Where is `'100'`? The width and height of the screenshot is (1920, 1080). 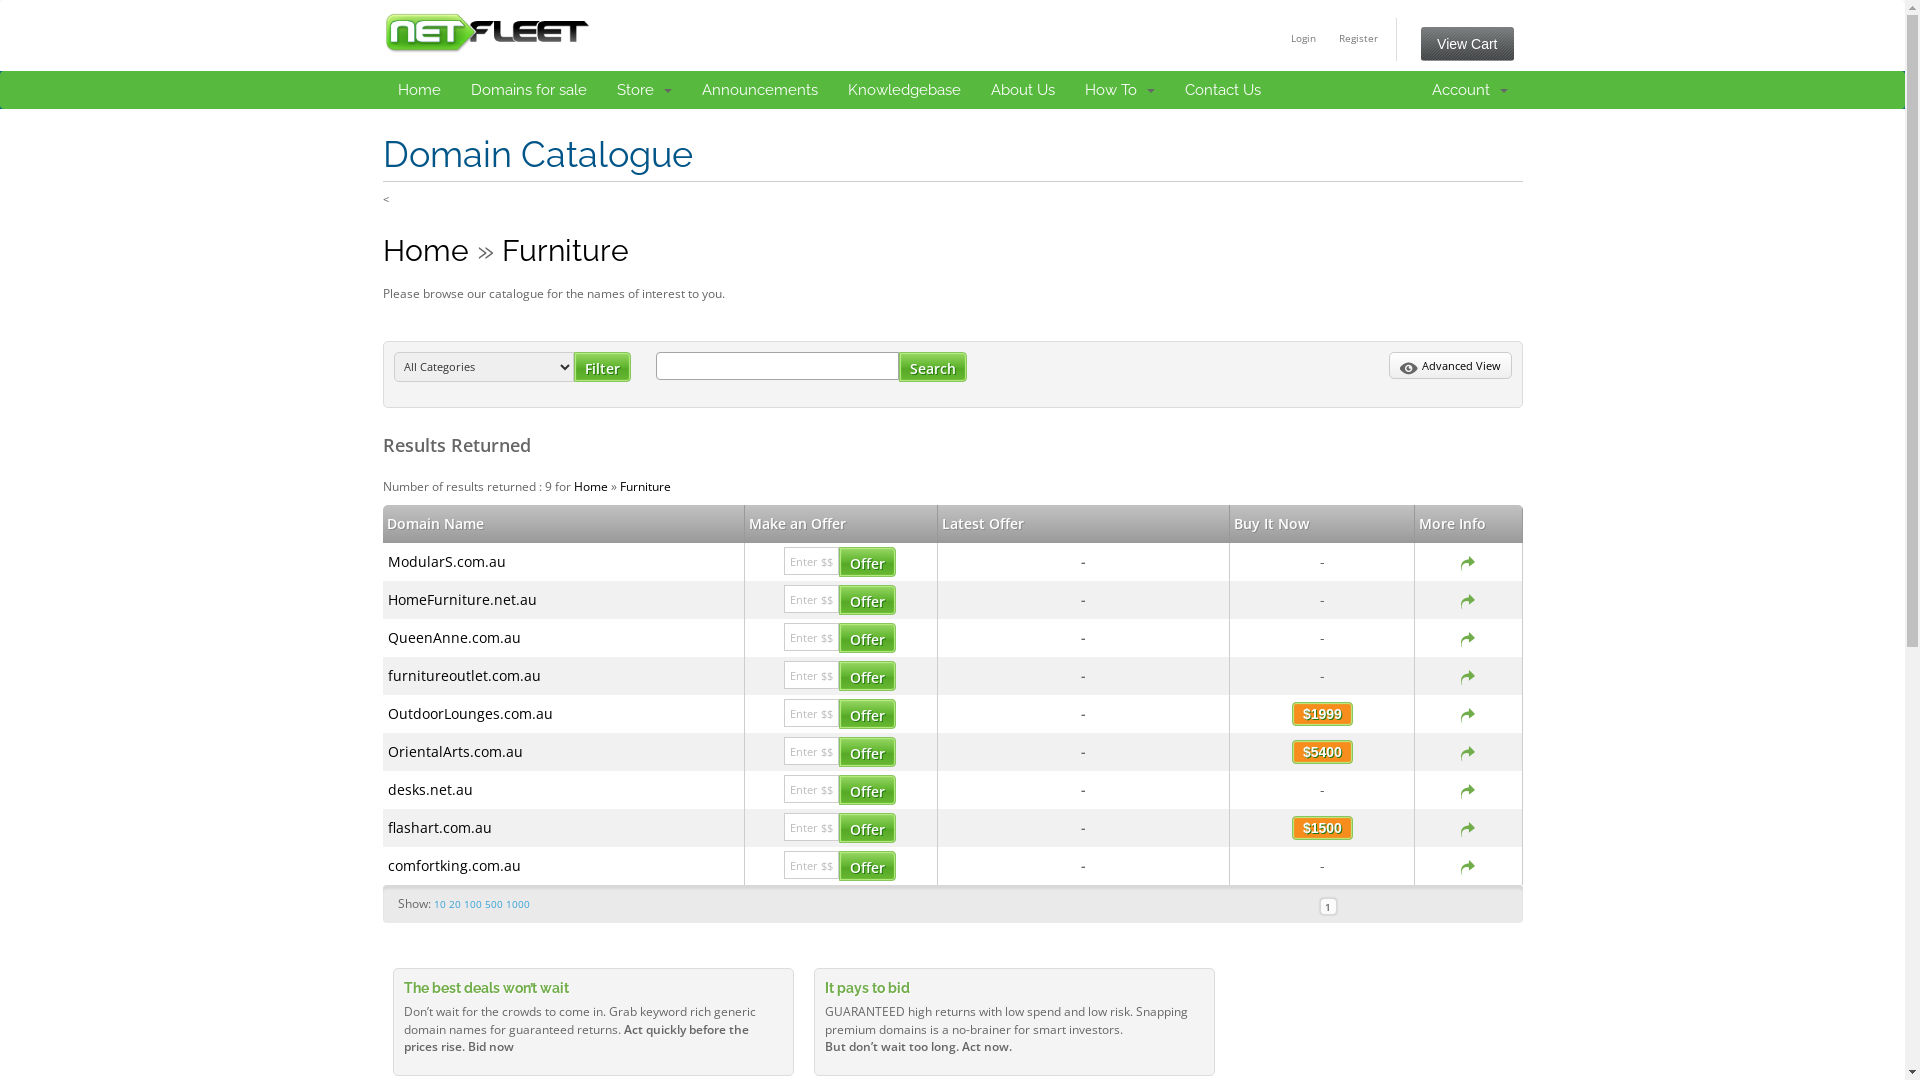 '100' is located at coordinates (472, 903).